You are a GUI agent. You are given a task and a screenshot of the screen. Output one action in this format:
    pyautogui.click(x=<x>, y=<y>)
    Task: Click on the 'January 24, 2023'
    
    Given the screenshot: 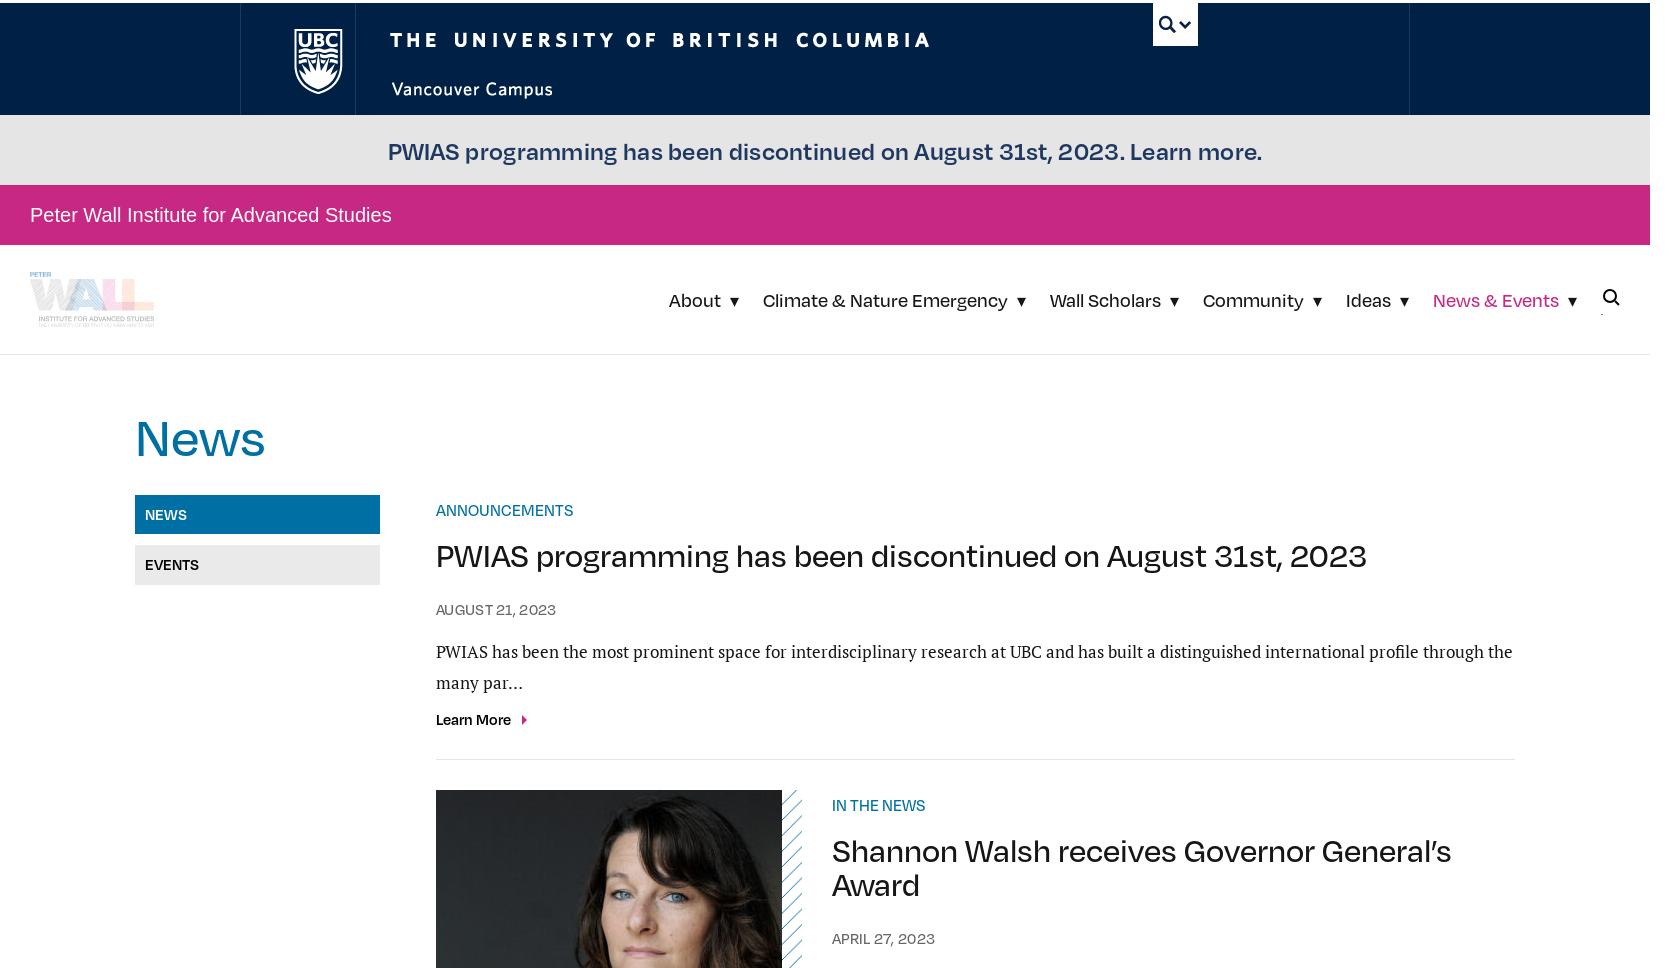 What is the action you would take?
    pyautogui.click(x=831, y=368)
    